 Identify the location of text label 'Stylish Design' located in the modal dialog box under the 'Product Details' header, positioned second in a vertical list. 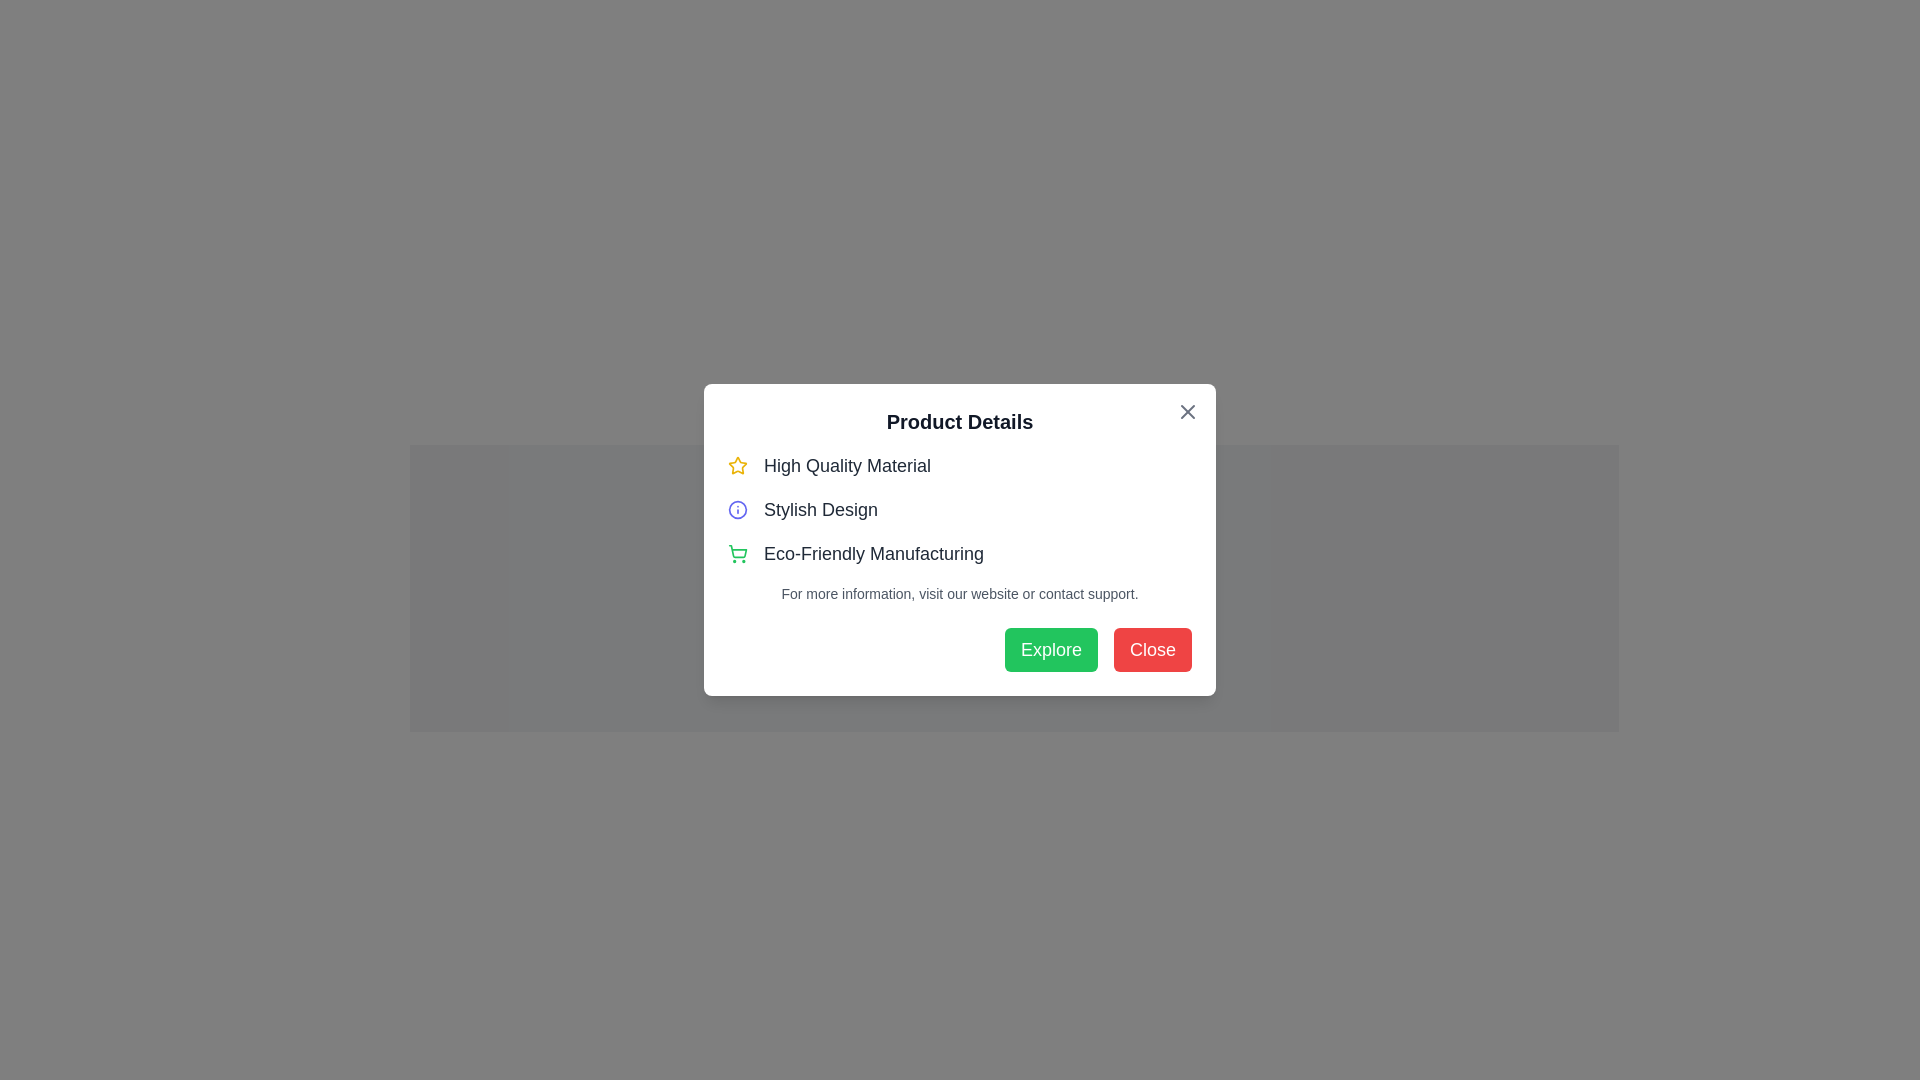
(820, 508).